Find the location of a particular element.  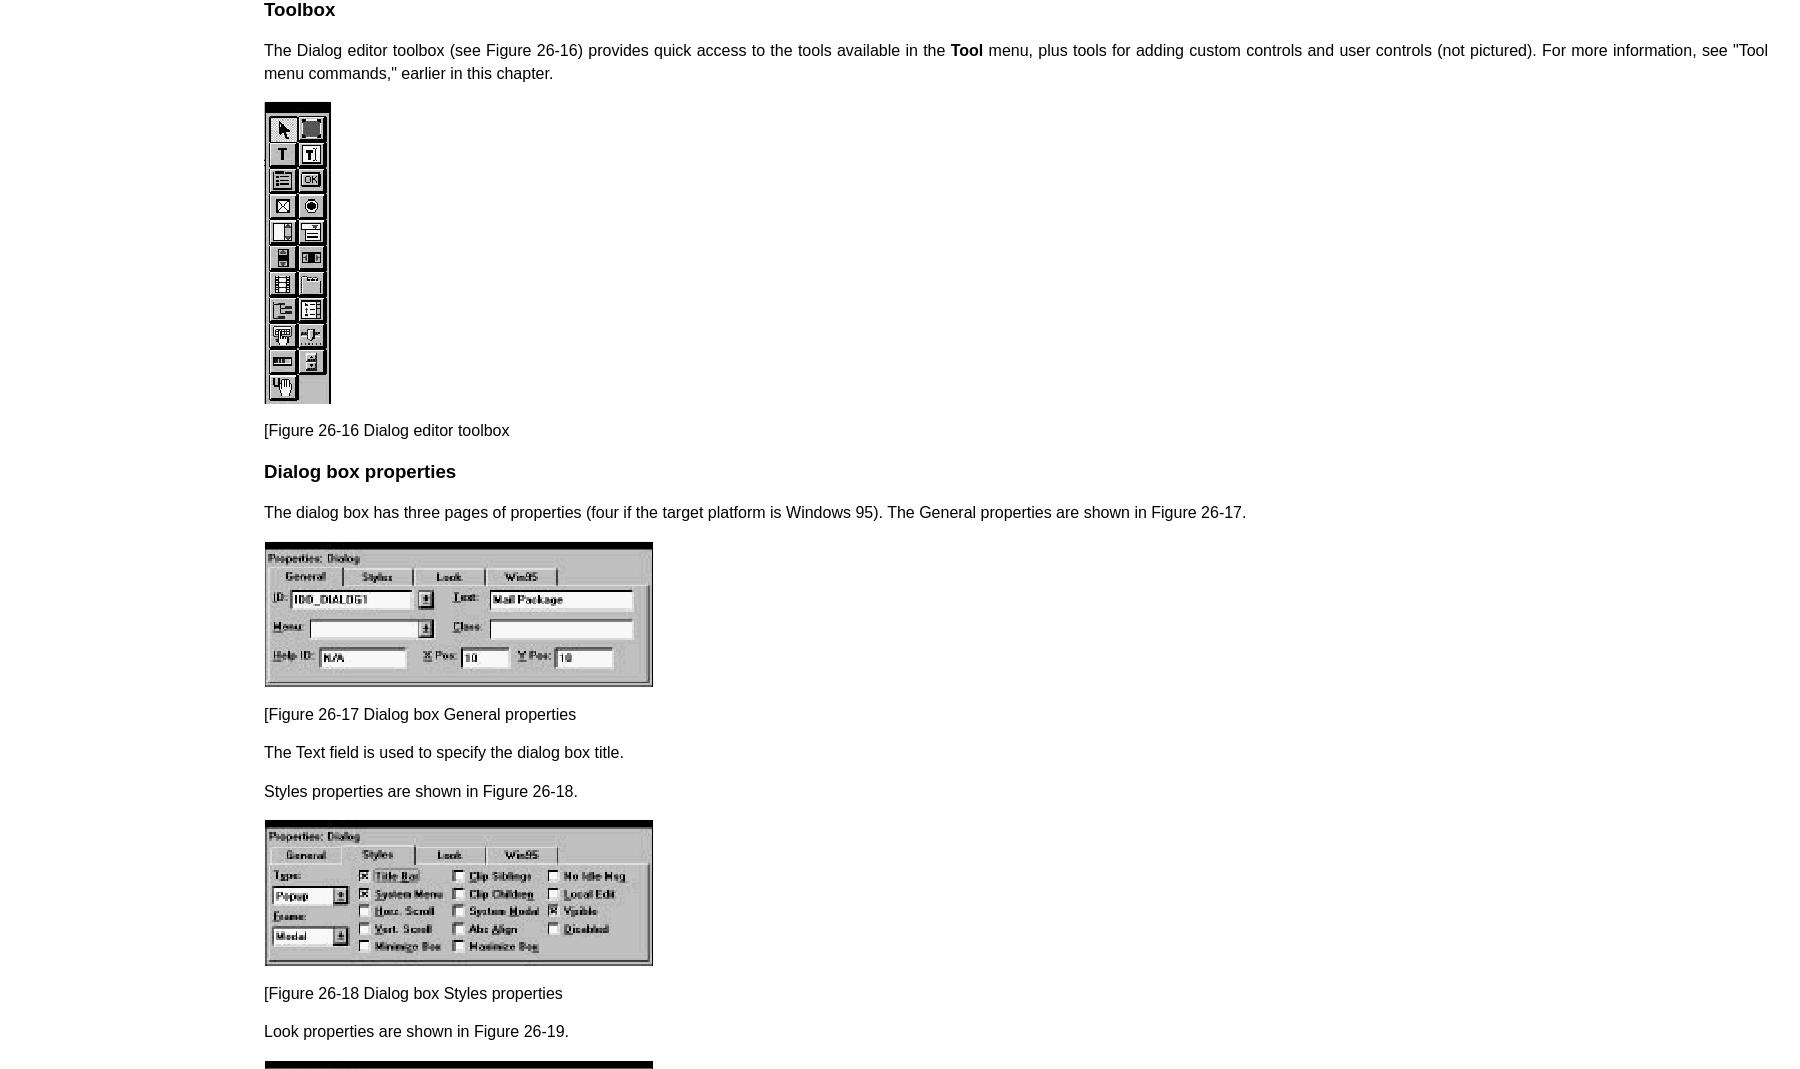

'Styles properties are shown in Figure 26-18.' is located at coordinates (420, 790).